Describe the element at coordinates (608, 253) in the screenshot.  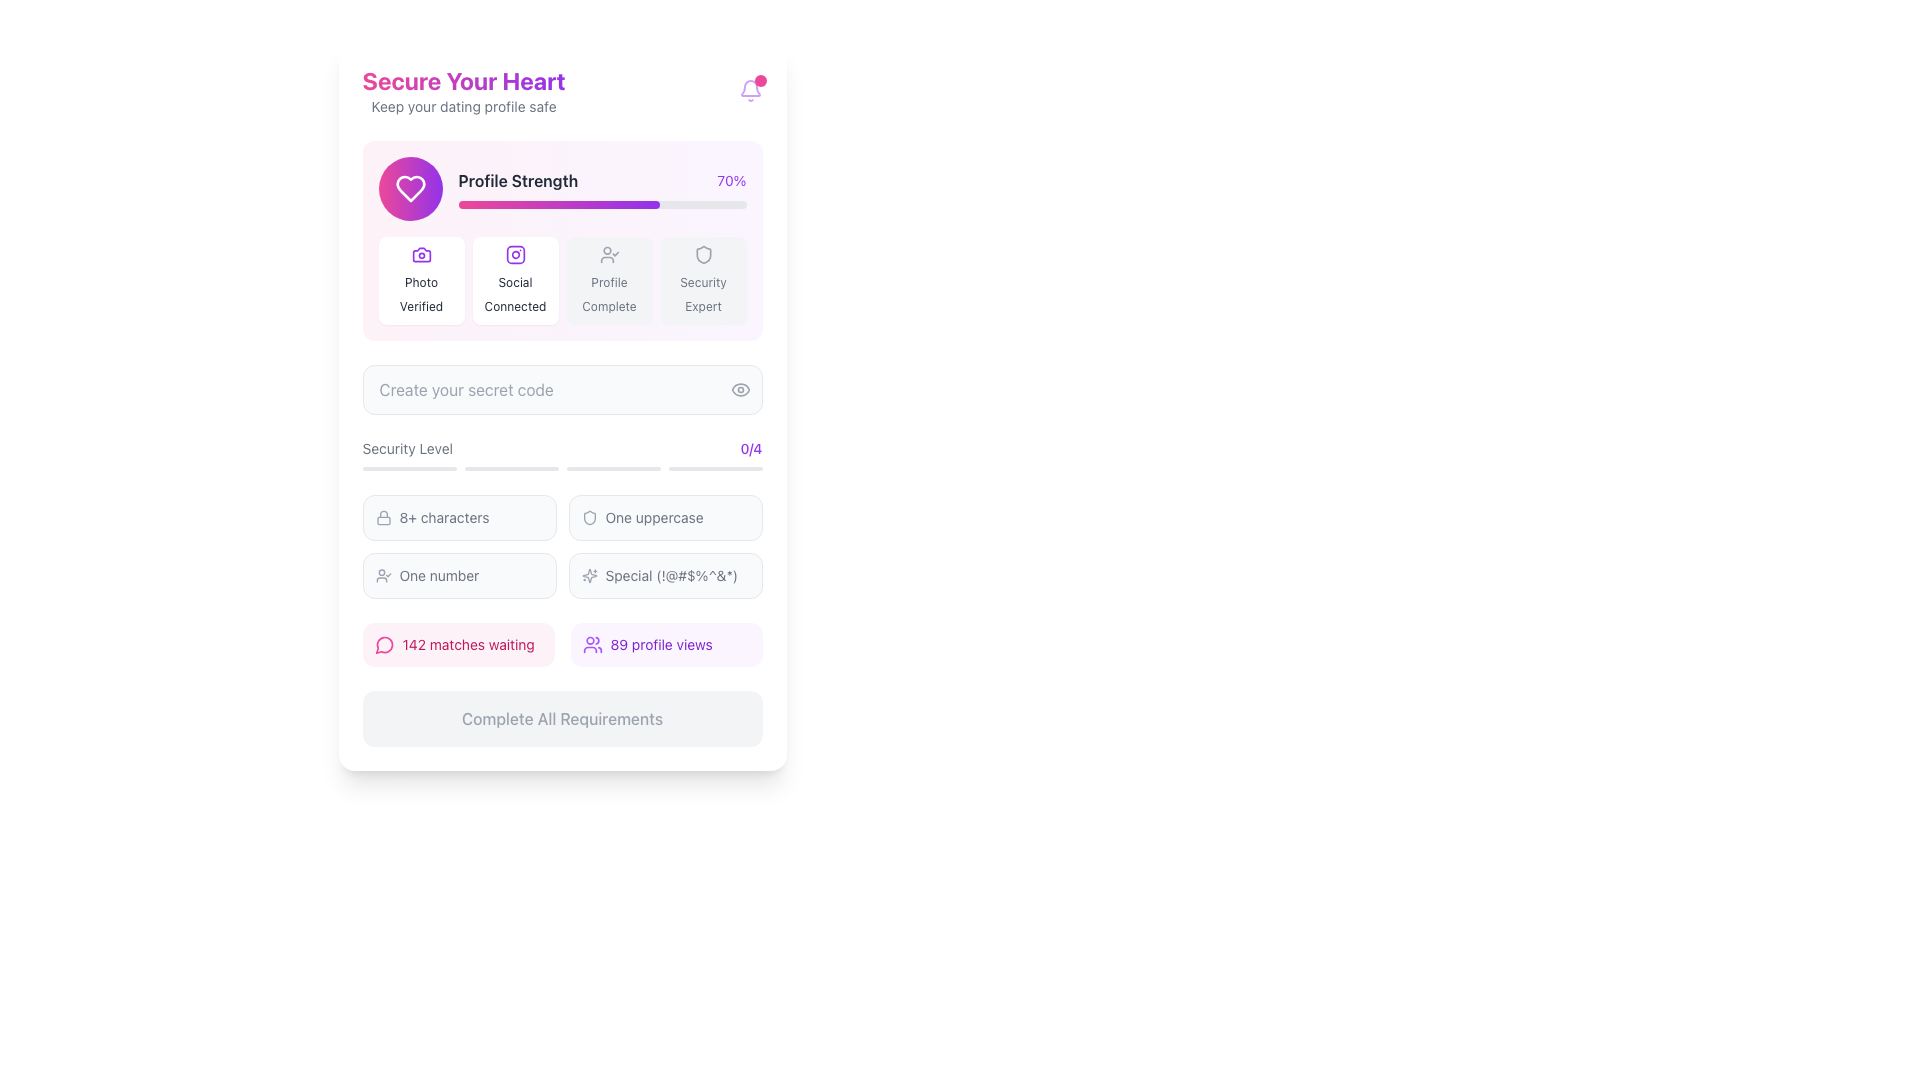
I see `the profile status icon, which is the fourth button in a horizontal row of five above the 'Create your secret code' section` at that location.